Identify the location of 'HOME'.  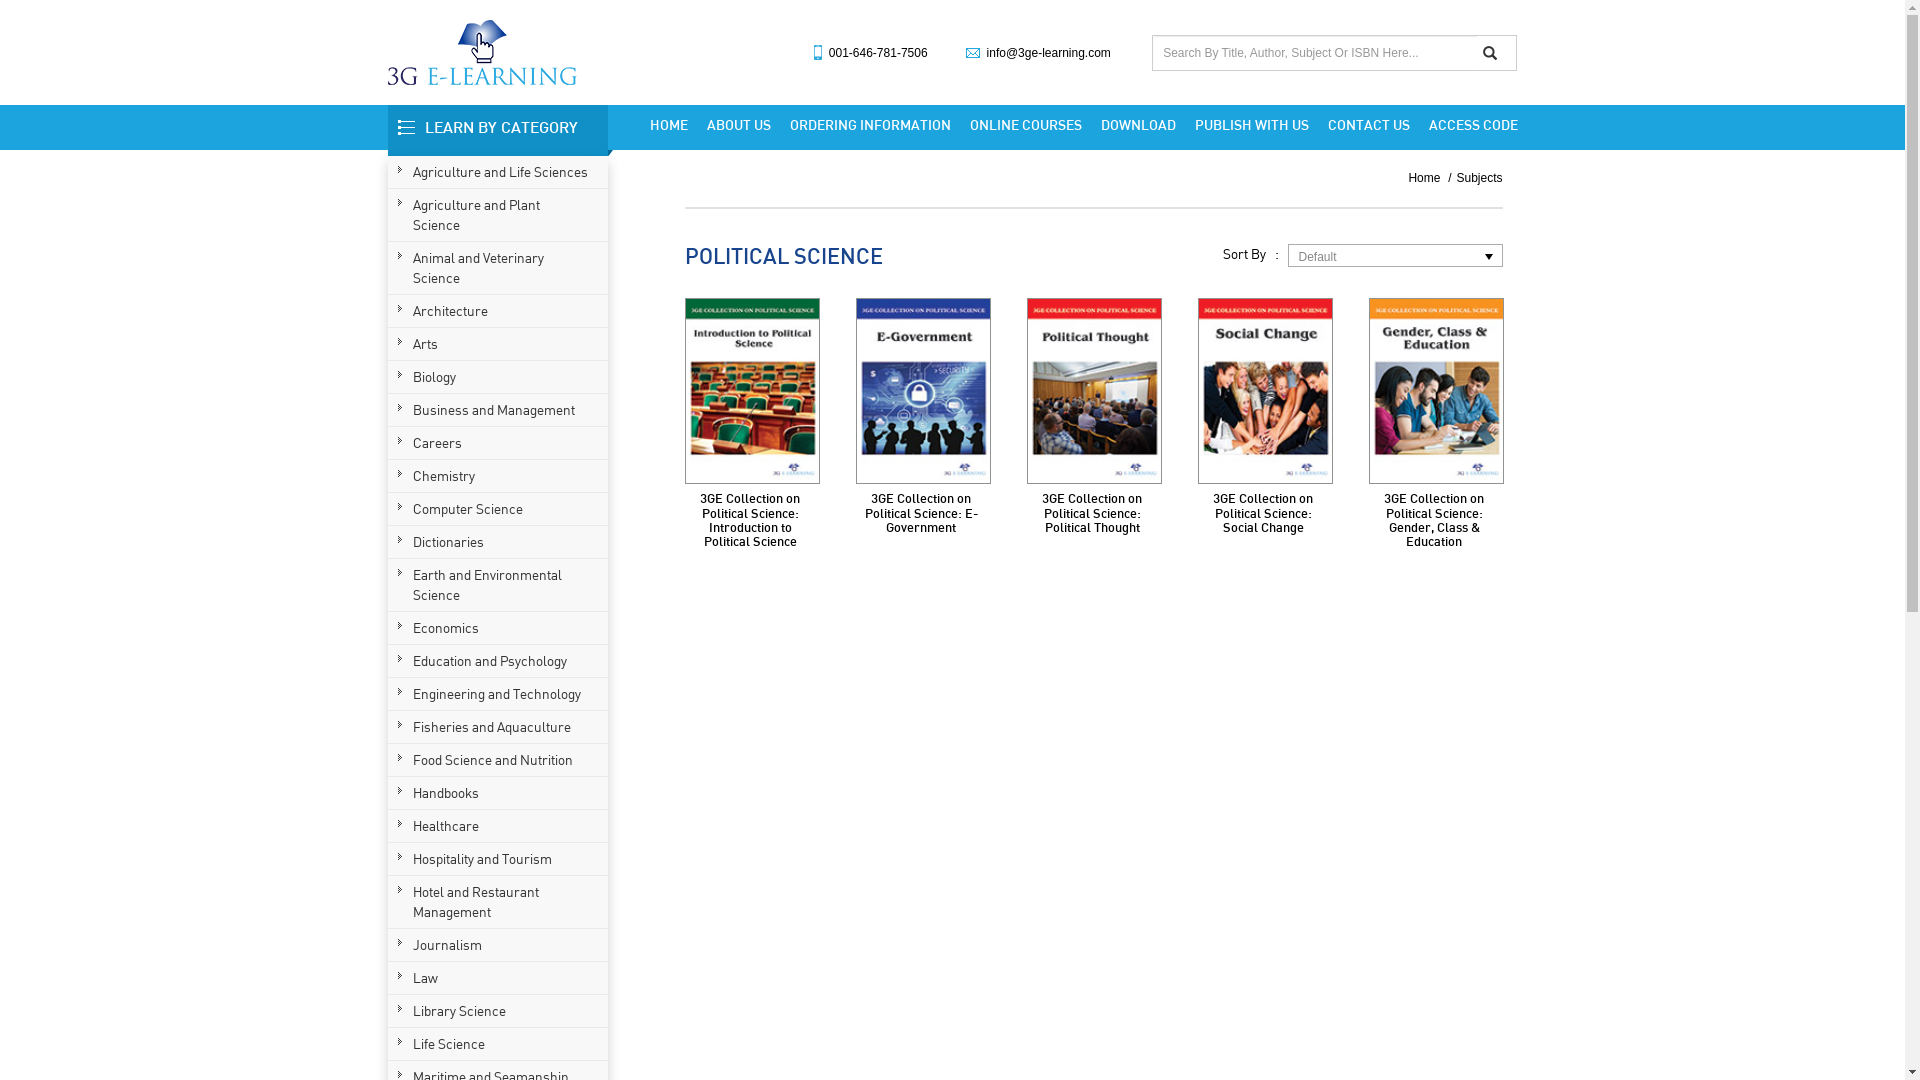
(668, 124).